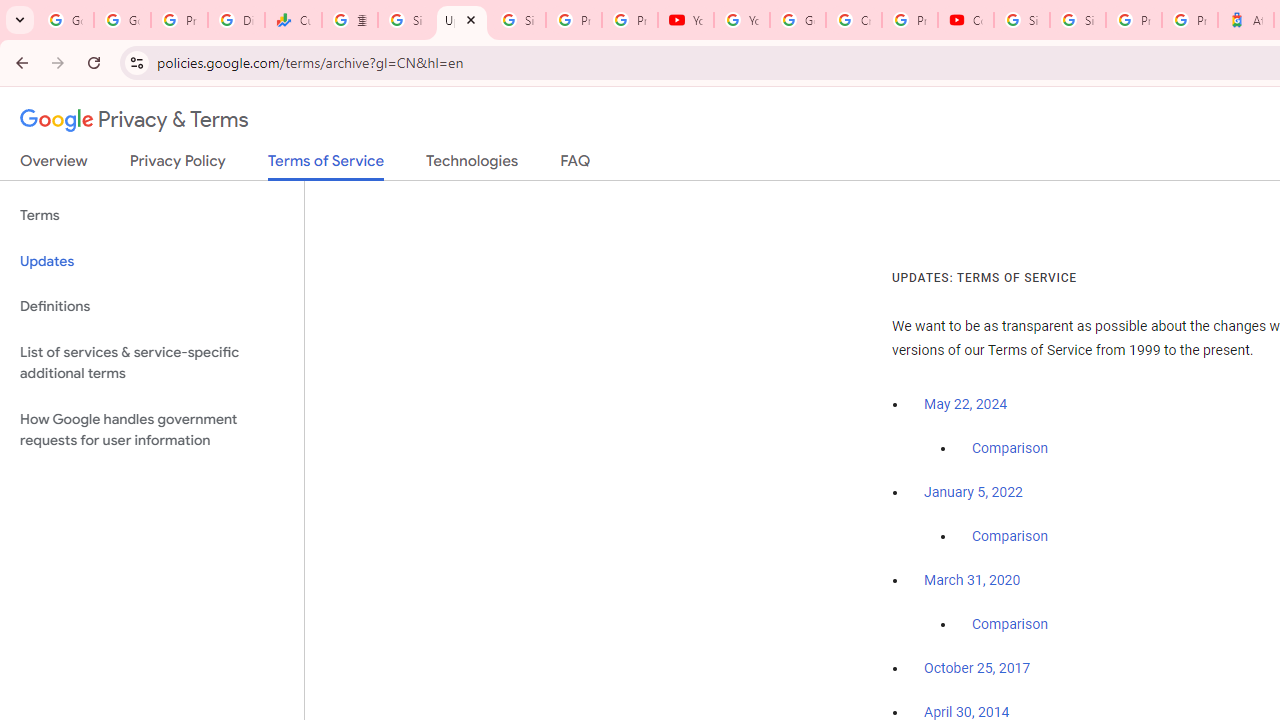 The image size is (1280, 720). I want to click on 'Google Workspace Admin Community', so click(65, 20).